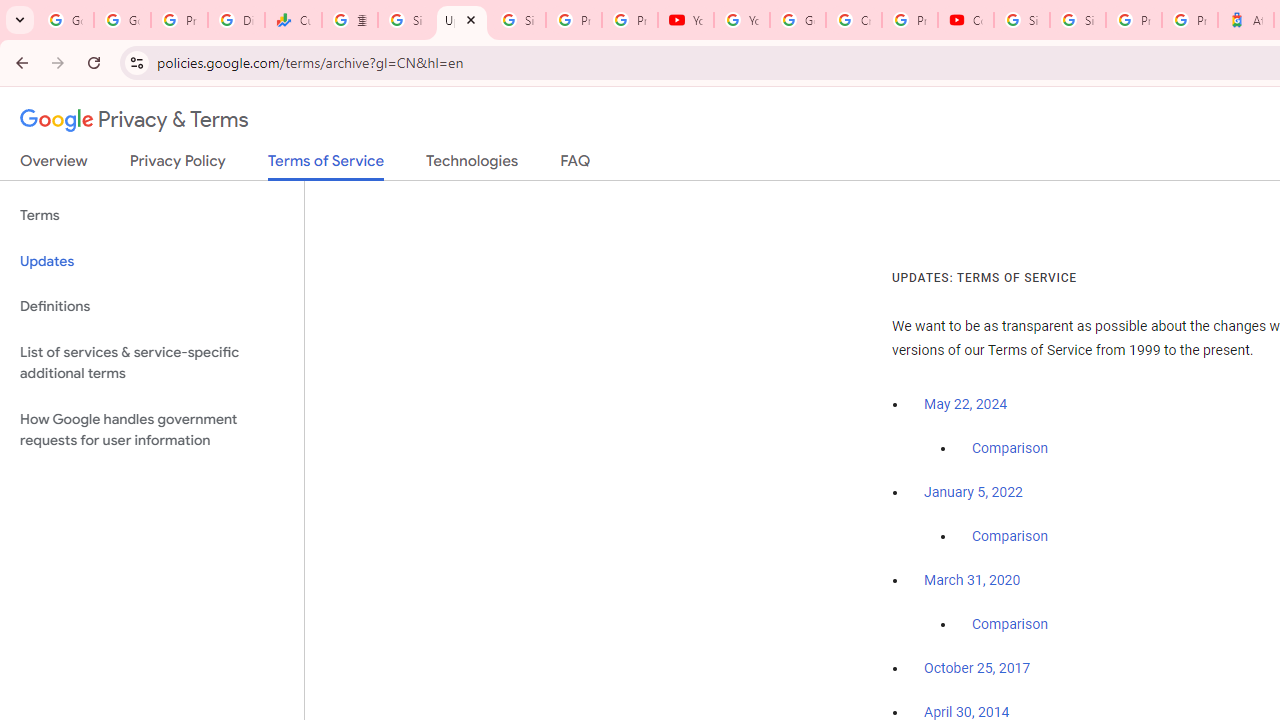 The image size is (1280, 720). I want to click on 'Google Workspace Admin Community', so click(65, 20).